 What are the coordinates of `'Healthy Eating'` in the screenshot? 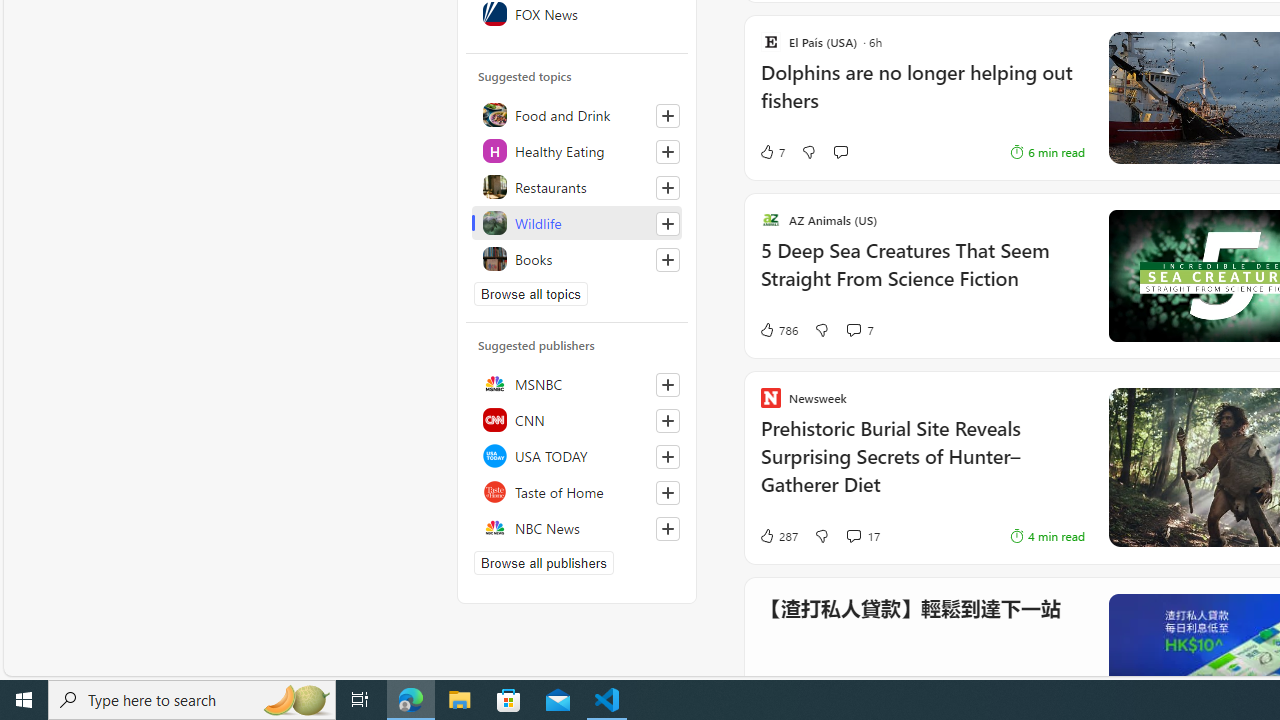 It's located at (576, 149).